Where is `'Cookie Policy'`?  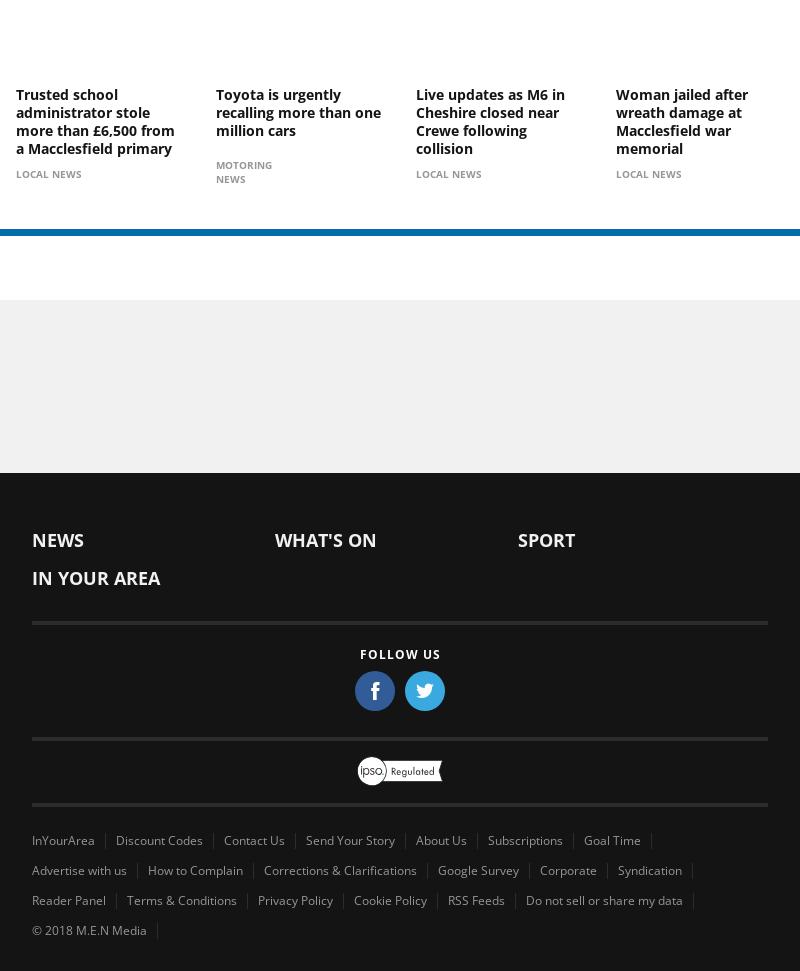
'Cookie Policy' is located at coordinates (389, 899).